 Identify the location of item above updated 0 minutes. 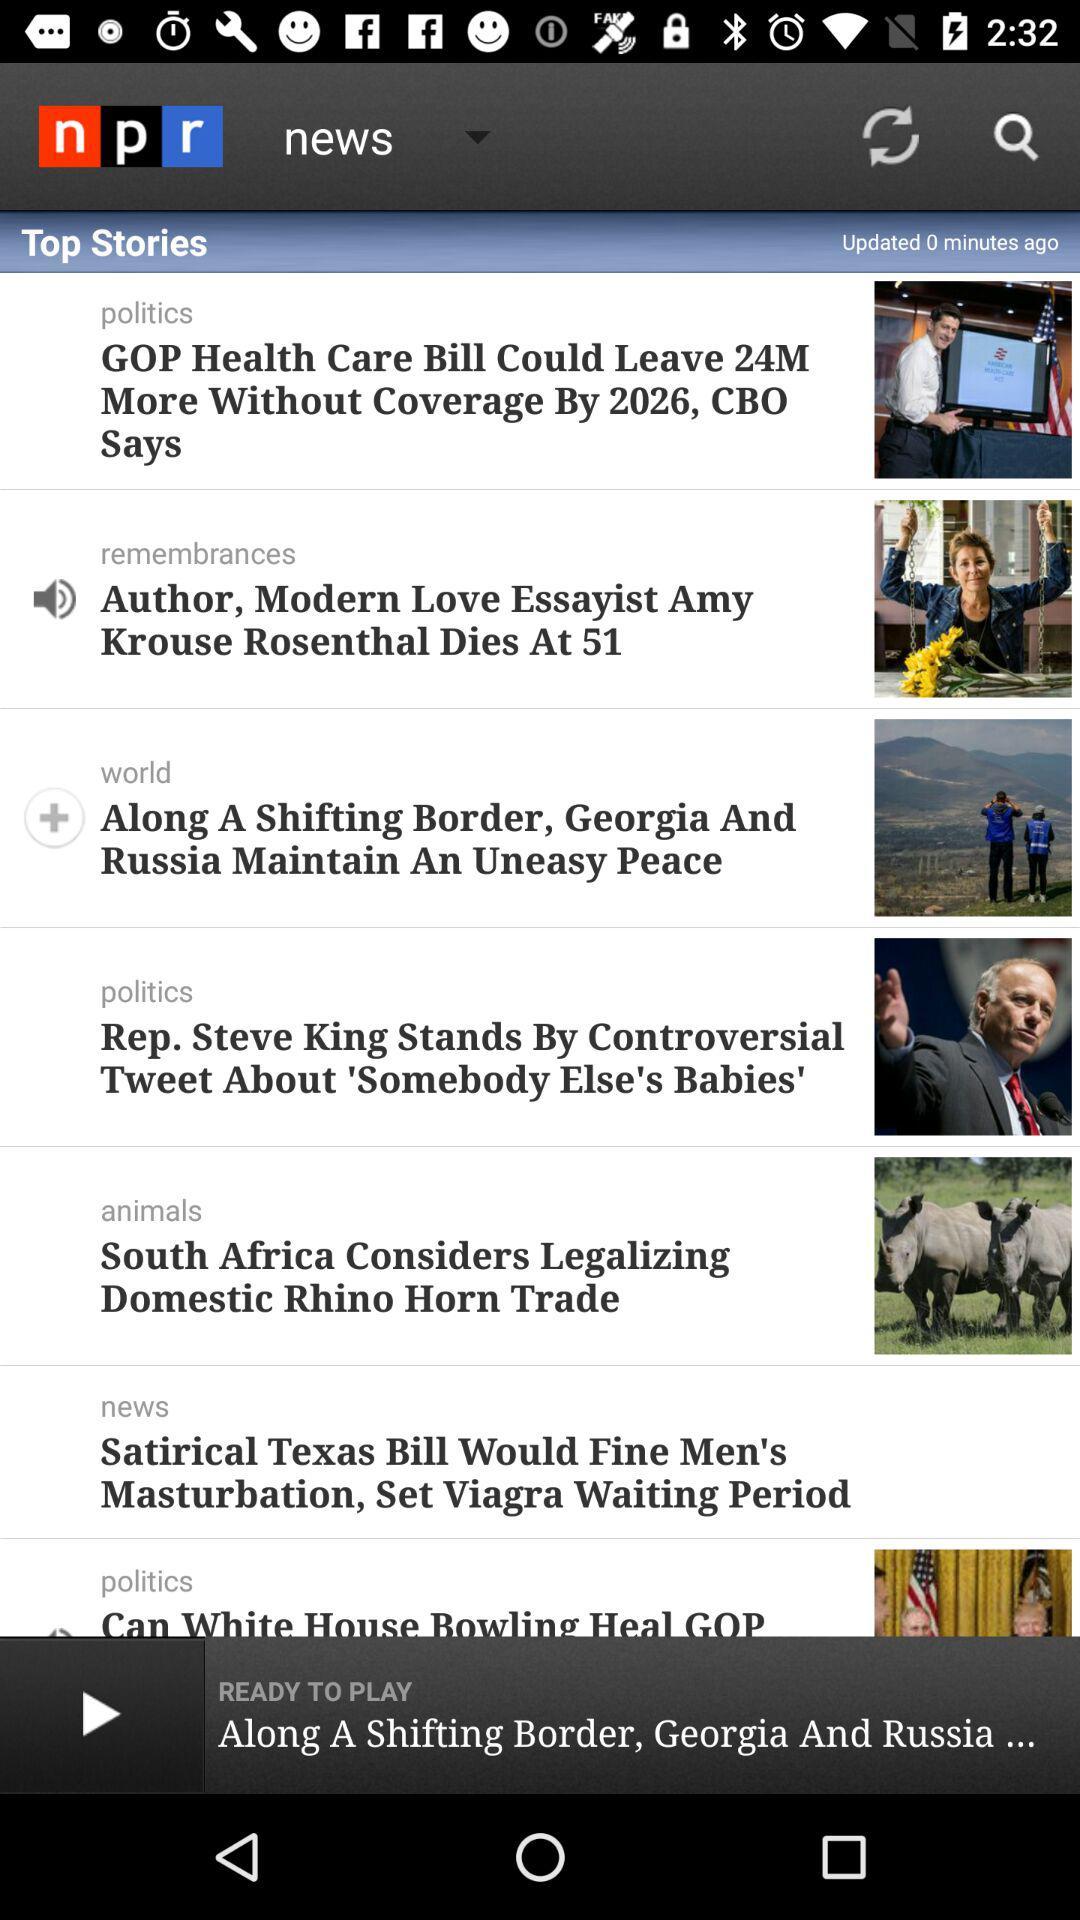
(1017, 135).